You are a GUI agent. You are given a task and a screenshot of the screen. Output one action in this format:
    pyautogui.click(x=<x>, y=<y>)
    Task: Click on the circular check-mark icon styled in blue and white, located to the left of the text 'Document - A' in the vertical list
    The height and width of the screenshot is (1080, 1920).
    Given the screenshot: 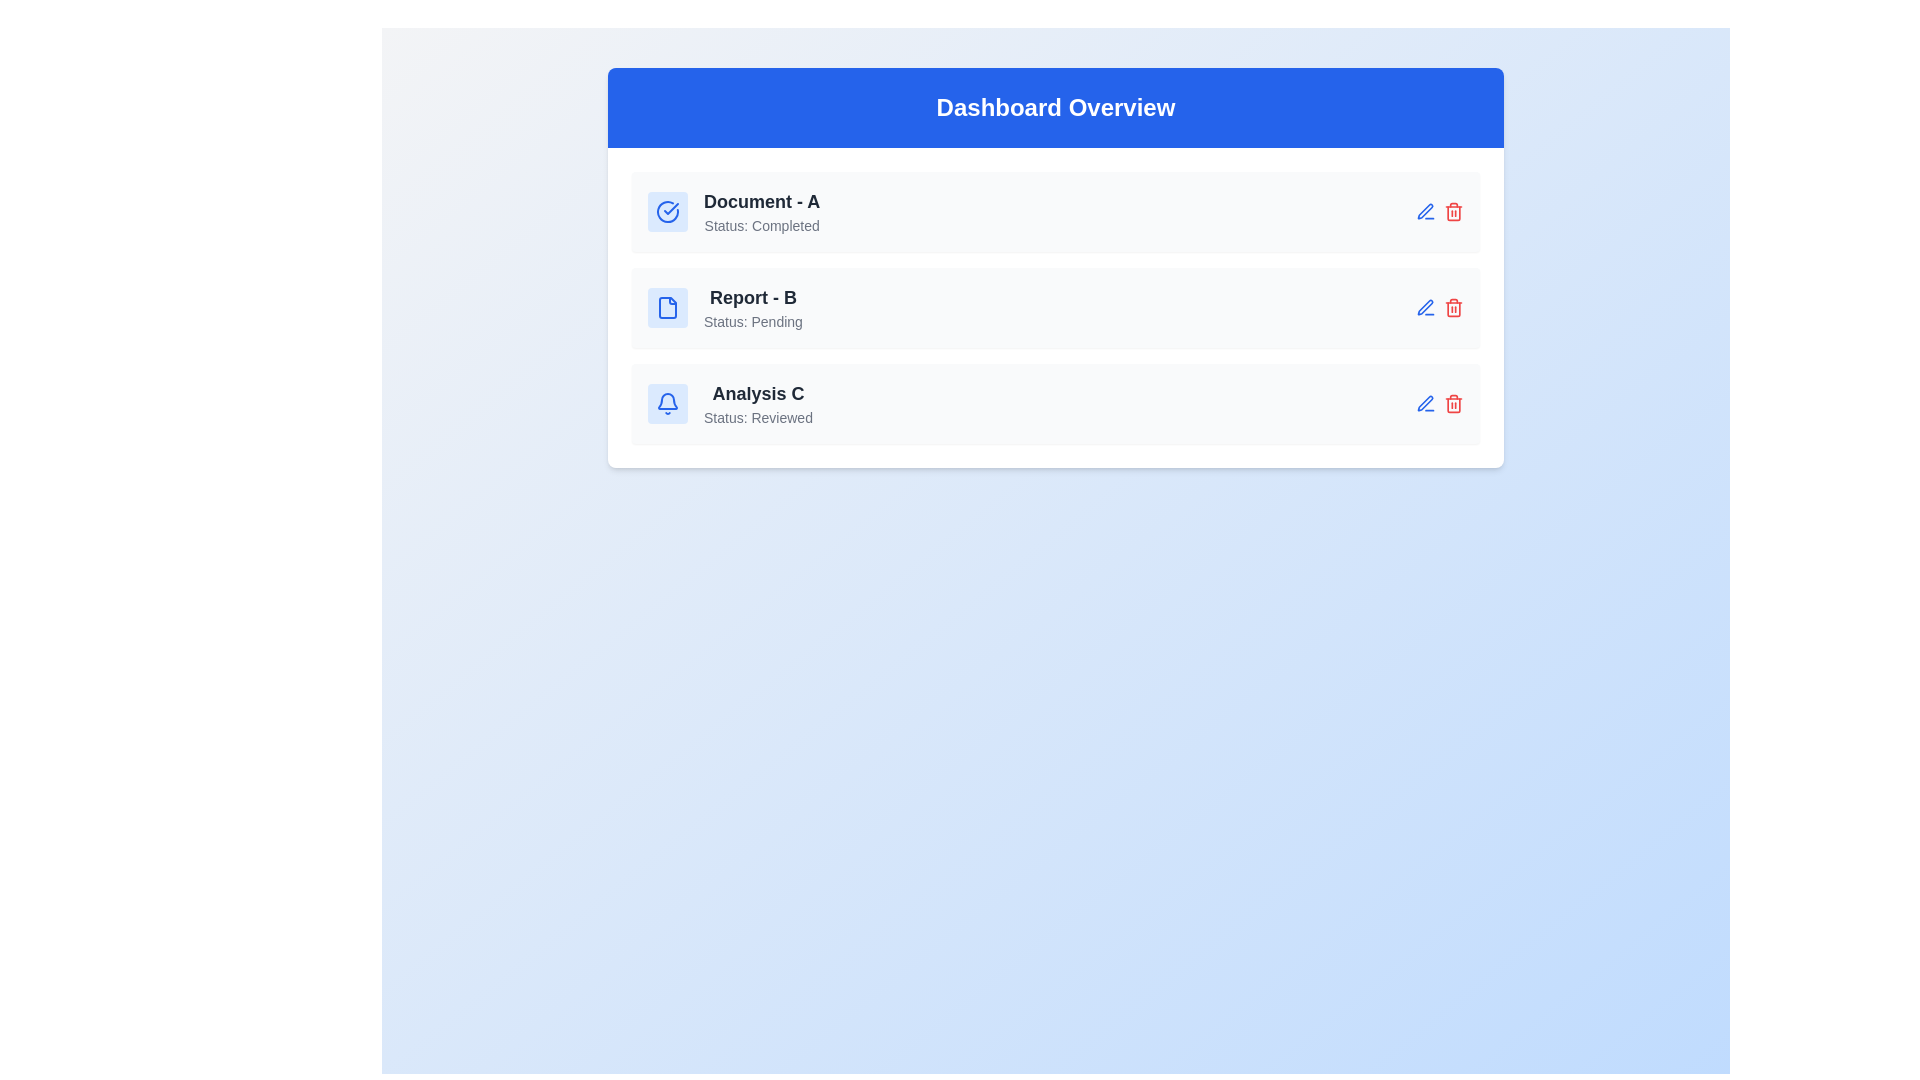 What is the action you would take?
    pyautogui.click(x=667, y=212)
    